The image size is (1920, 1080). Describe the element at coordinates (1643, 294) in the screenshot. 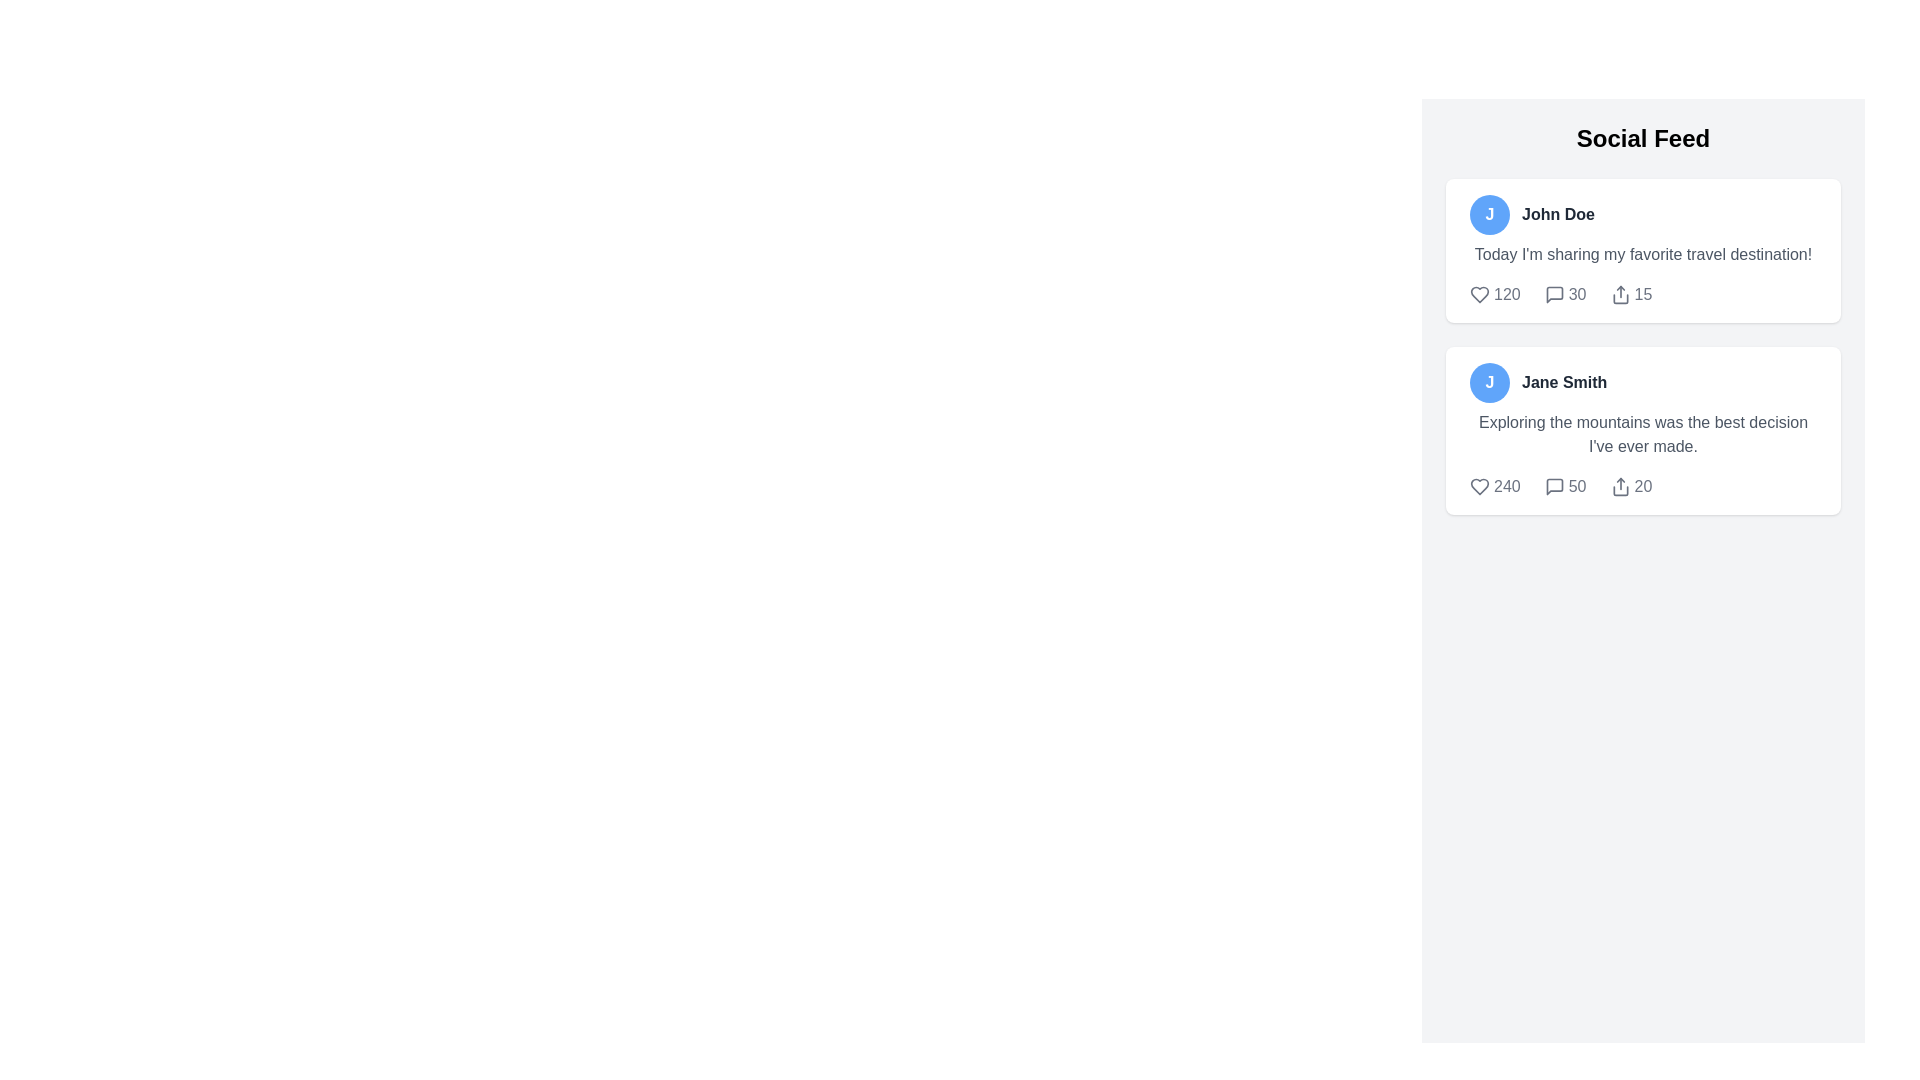

I see `the text component displaying the number '15', which is styled with gray text and located beneath the post content by 'John Doe'` at that location.